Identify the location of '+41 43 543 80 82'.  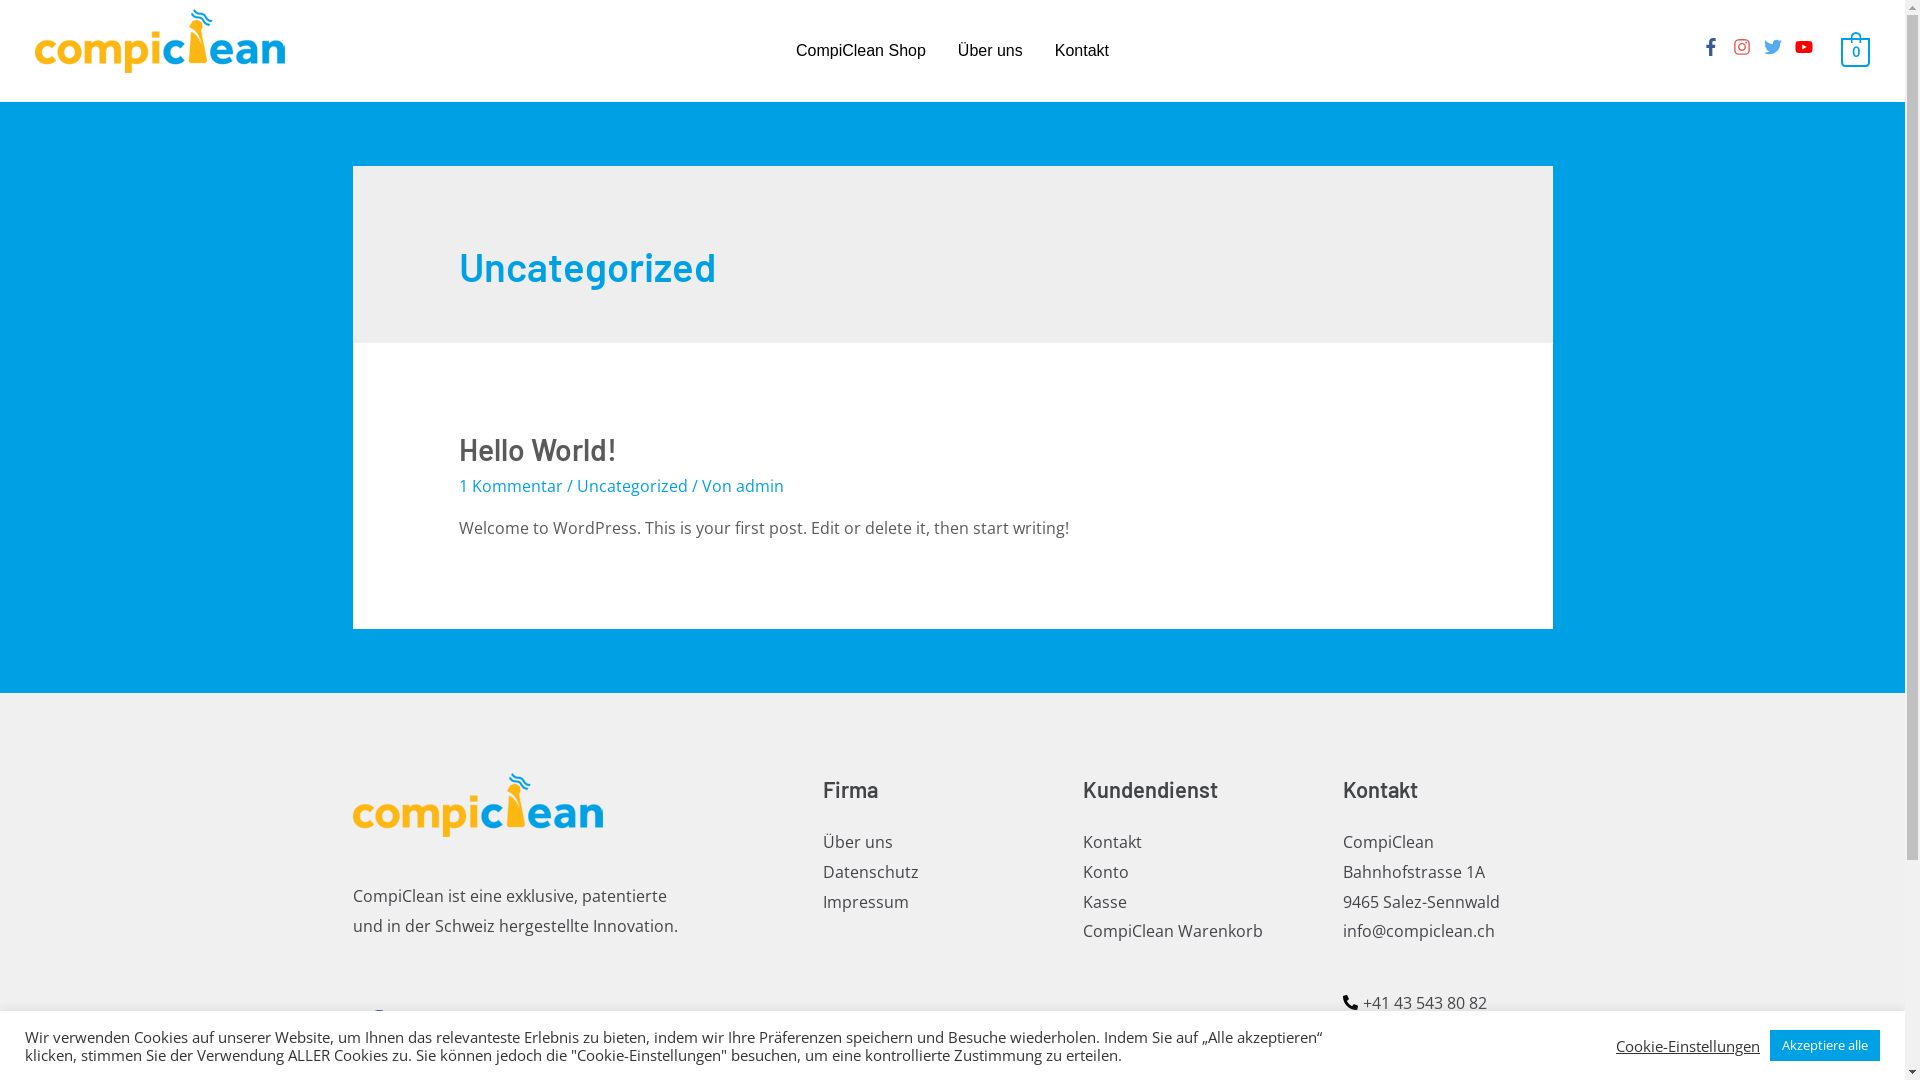
(1413, 1002).